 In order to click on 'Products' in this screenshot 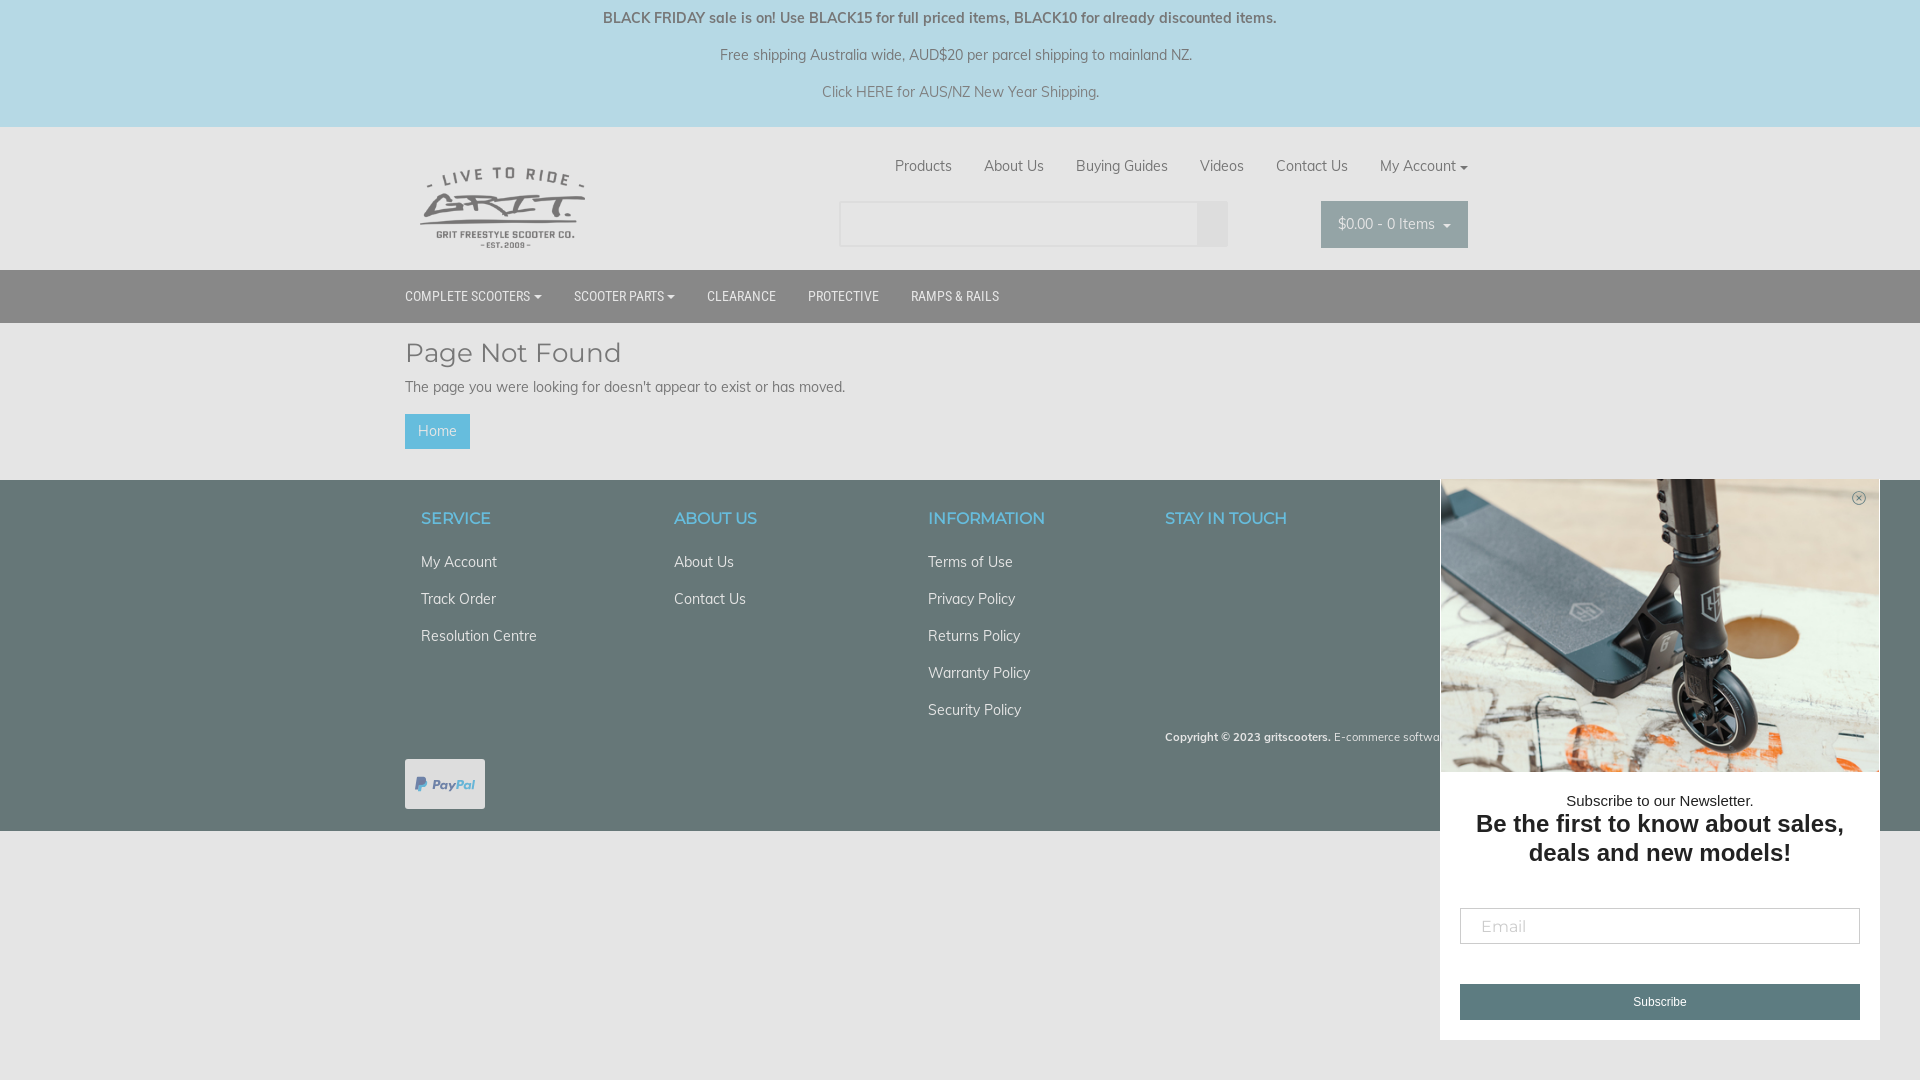, I will do `click(922, 165)`.